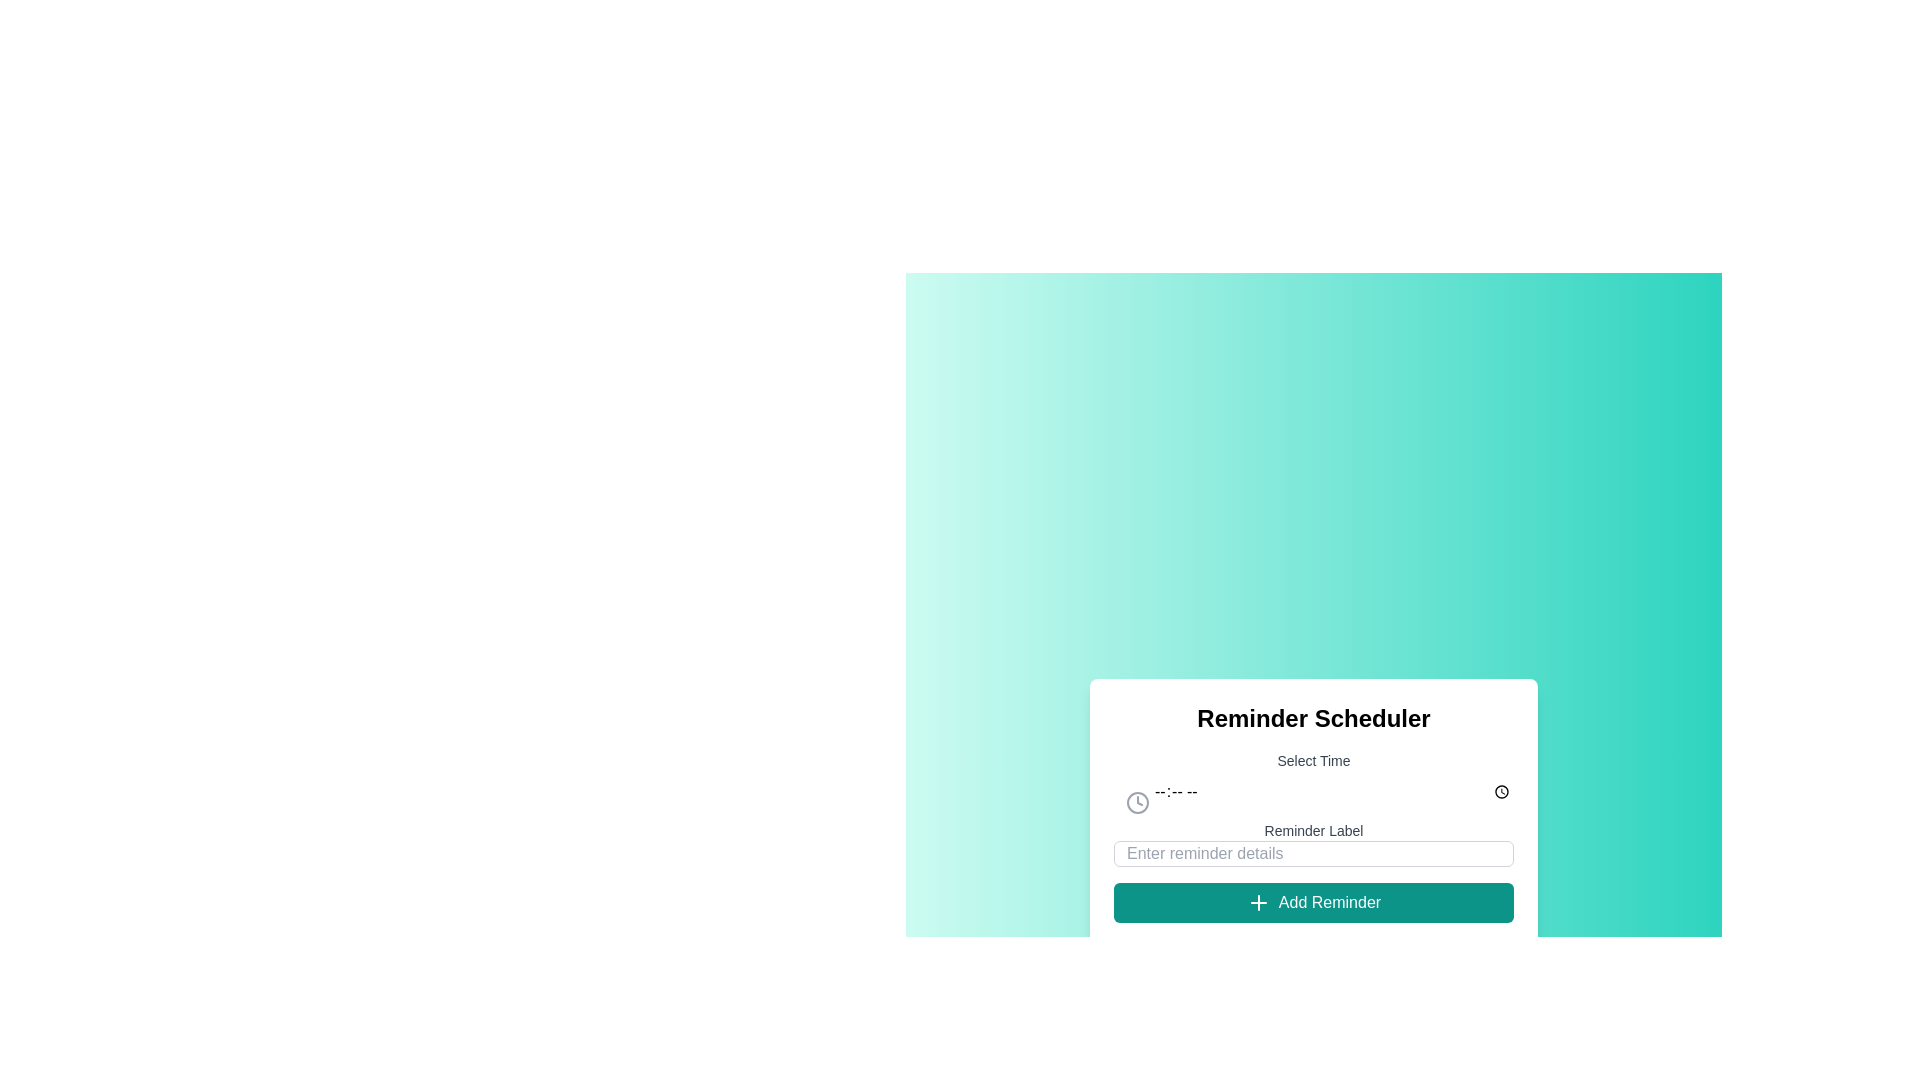 The width and height of the screenshot is (1920, 1080). What do you see at coordinates (1314, 790) in the screenshot?
I see `keyboard navigation` at bounding box center [1314, 790].